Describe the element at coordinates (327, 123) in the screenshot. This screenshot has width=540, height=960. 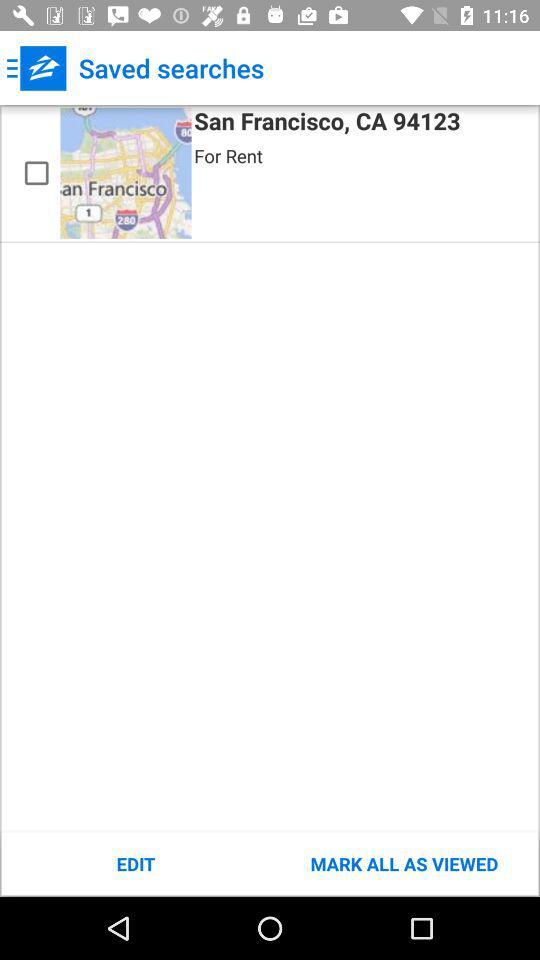
I see `the app below the saved searches` at that location.